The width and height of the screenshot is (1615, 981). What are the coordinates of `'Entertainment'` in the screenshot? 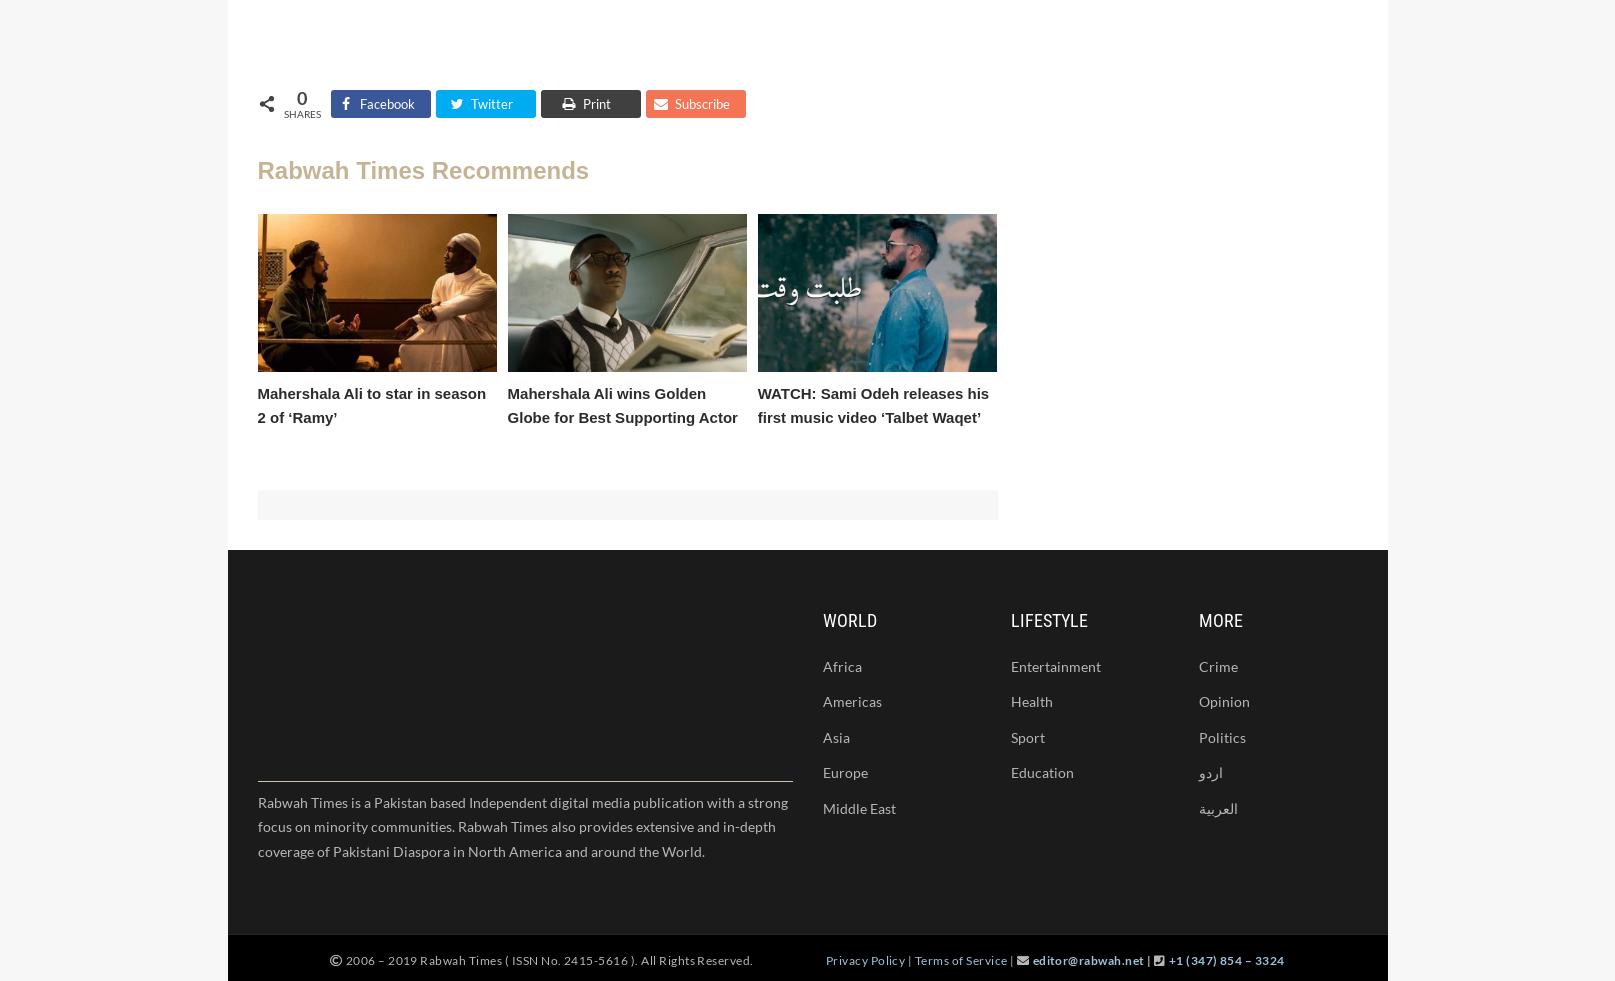 It's located at (1054, 666).